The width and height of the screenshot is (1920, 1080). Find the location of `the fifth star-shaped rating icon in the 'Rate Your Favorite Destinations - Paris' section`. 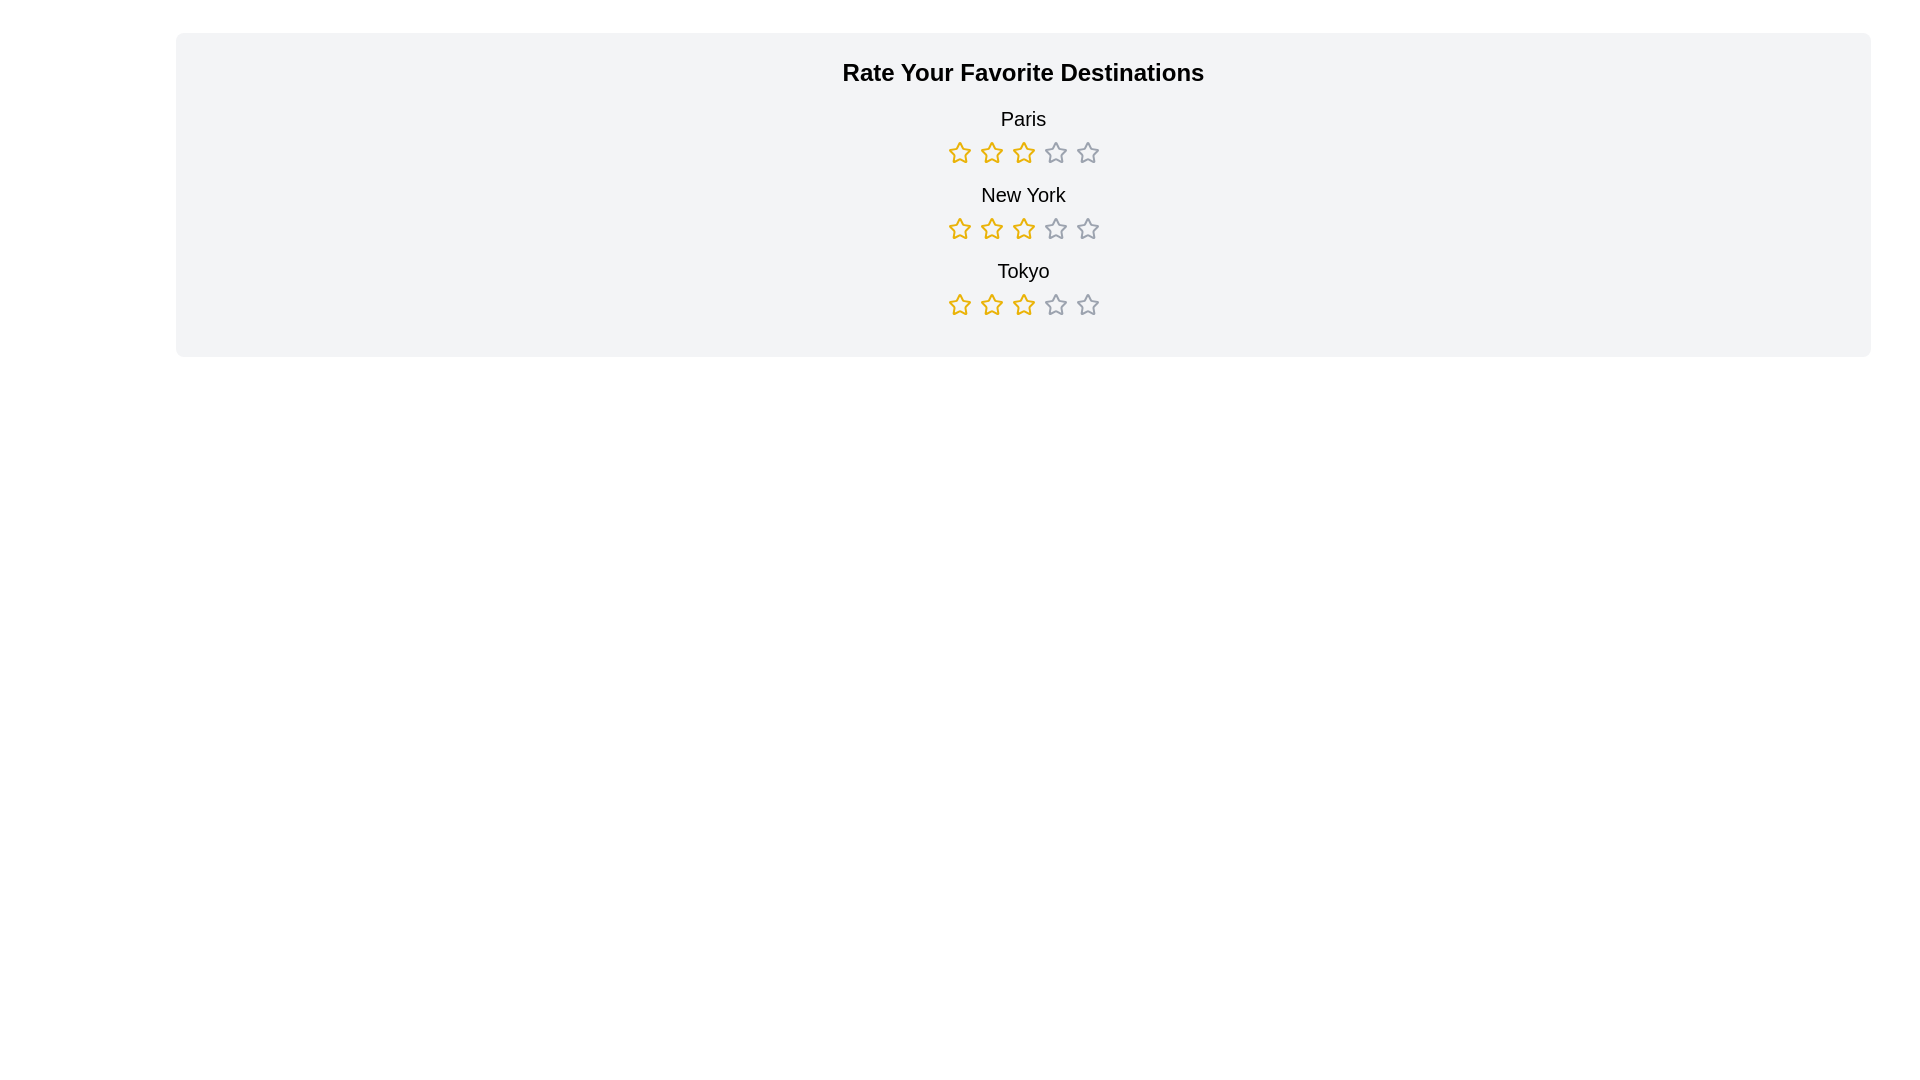

the fifth star-shaped rating icon in the 'Rate Your Favorite Destinations - Paris' section is located at coordinates (1086, 152).